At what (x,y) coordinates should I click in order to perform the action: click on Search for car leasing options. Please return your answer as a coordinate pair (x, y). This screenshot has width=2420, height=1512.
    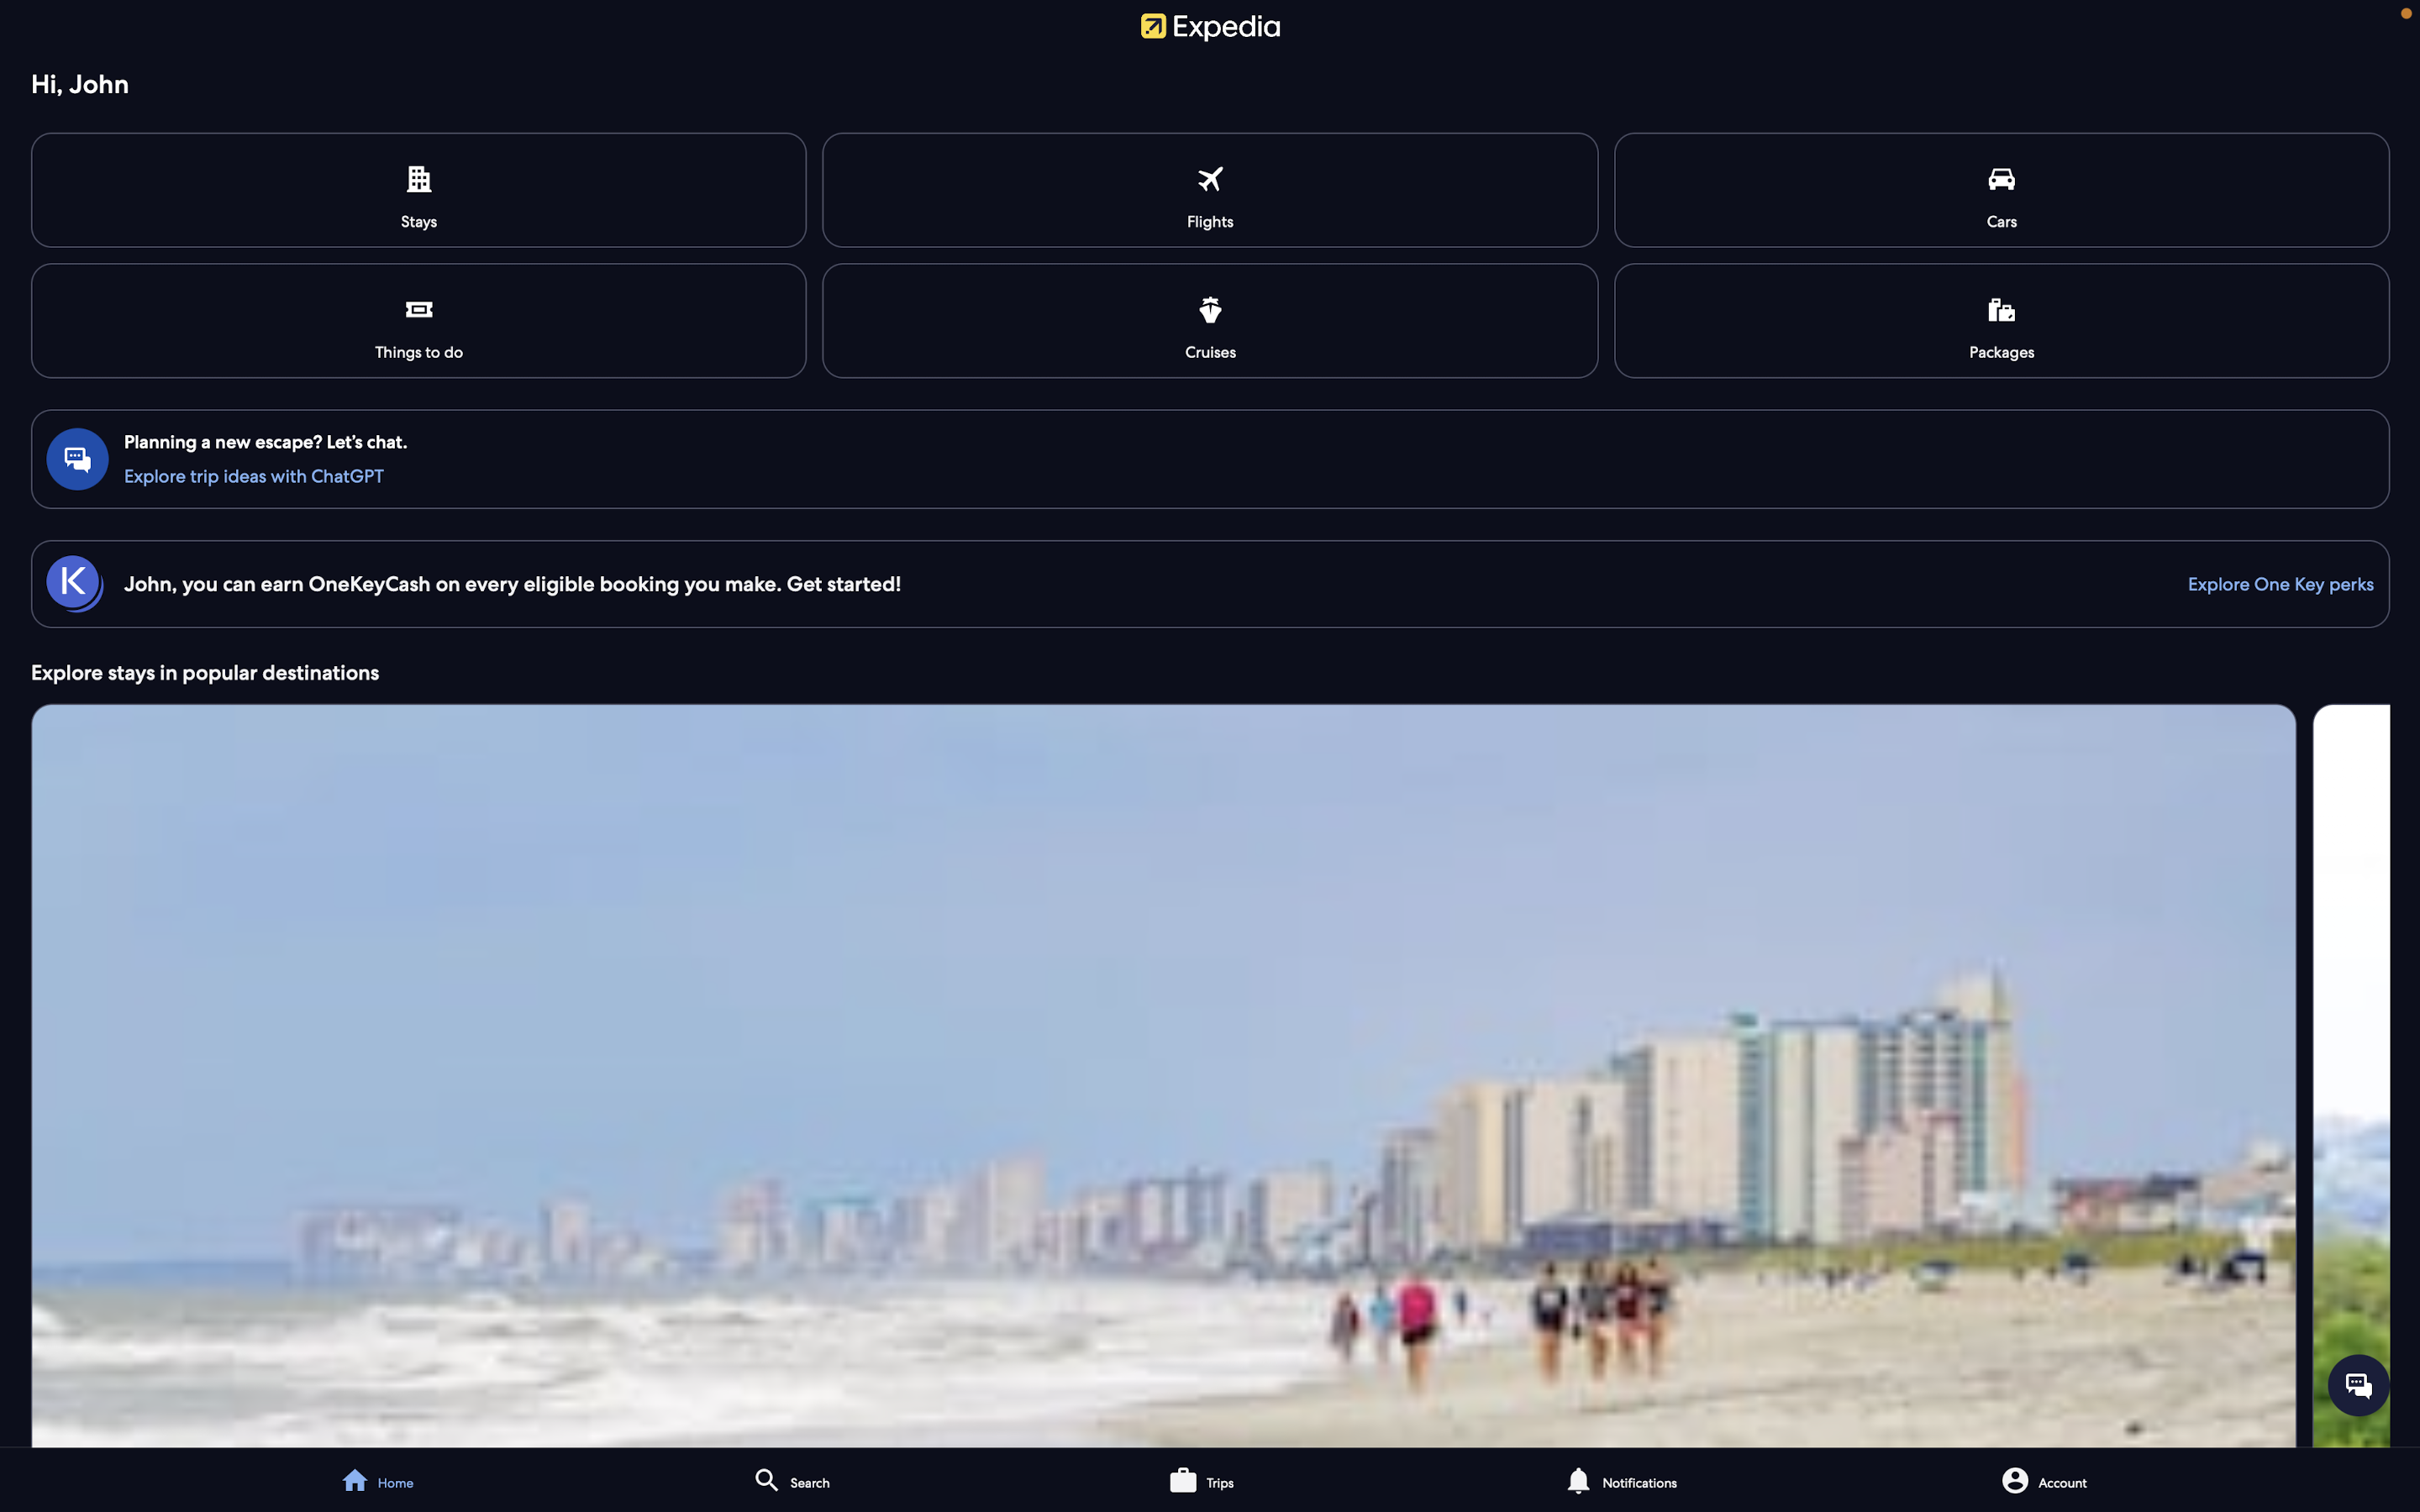
    Looking at the image, I should click on (2002, 190).